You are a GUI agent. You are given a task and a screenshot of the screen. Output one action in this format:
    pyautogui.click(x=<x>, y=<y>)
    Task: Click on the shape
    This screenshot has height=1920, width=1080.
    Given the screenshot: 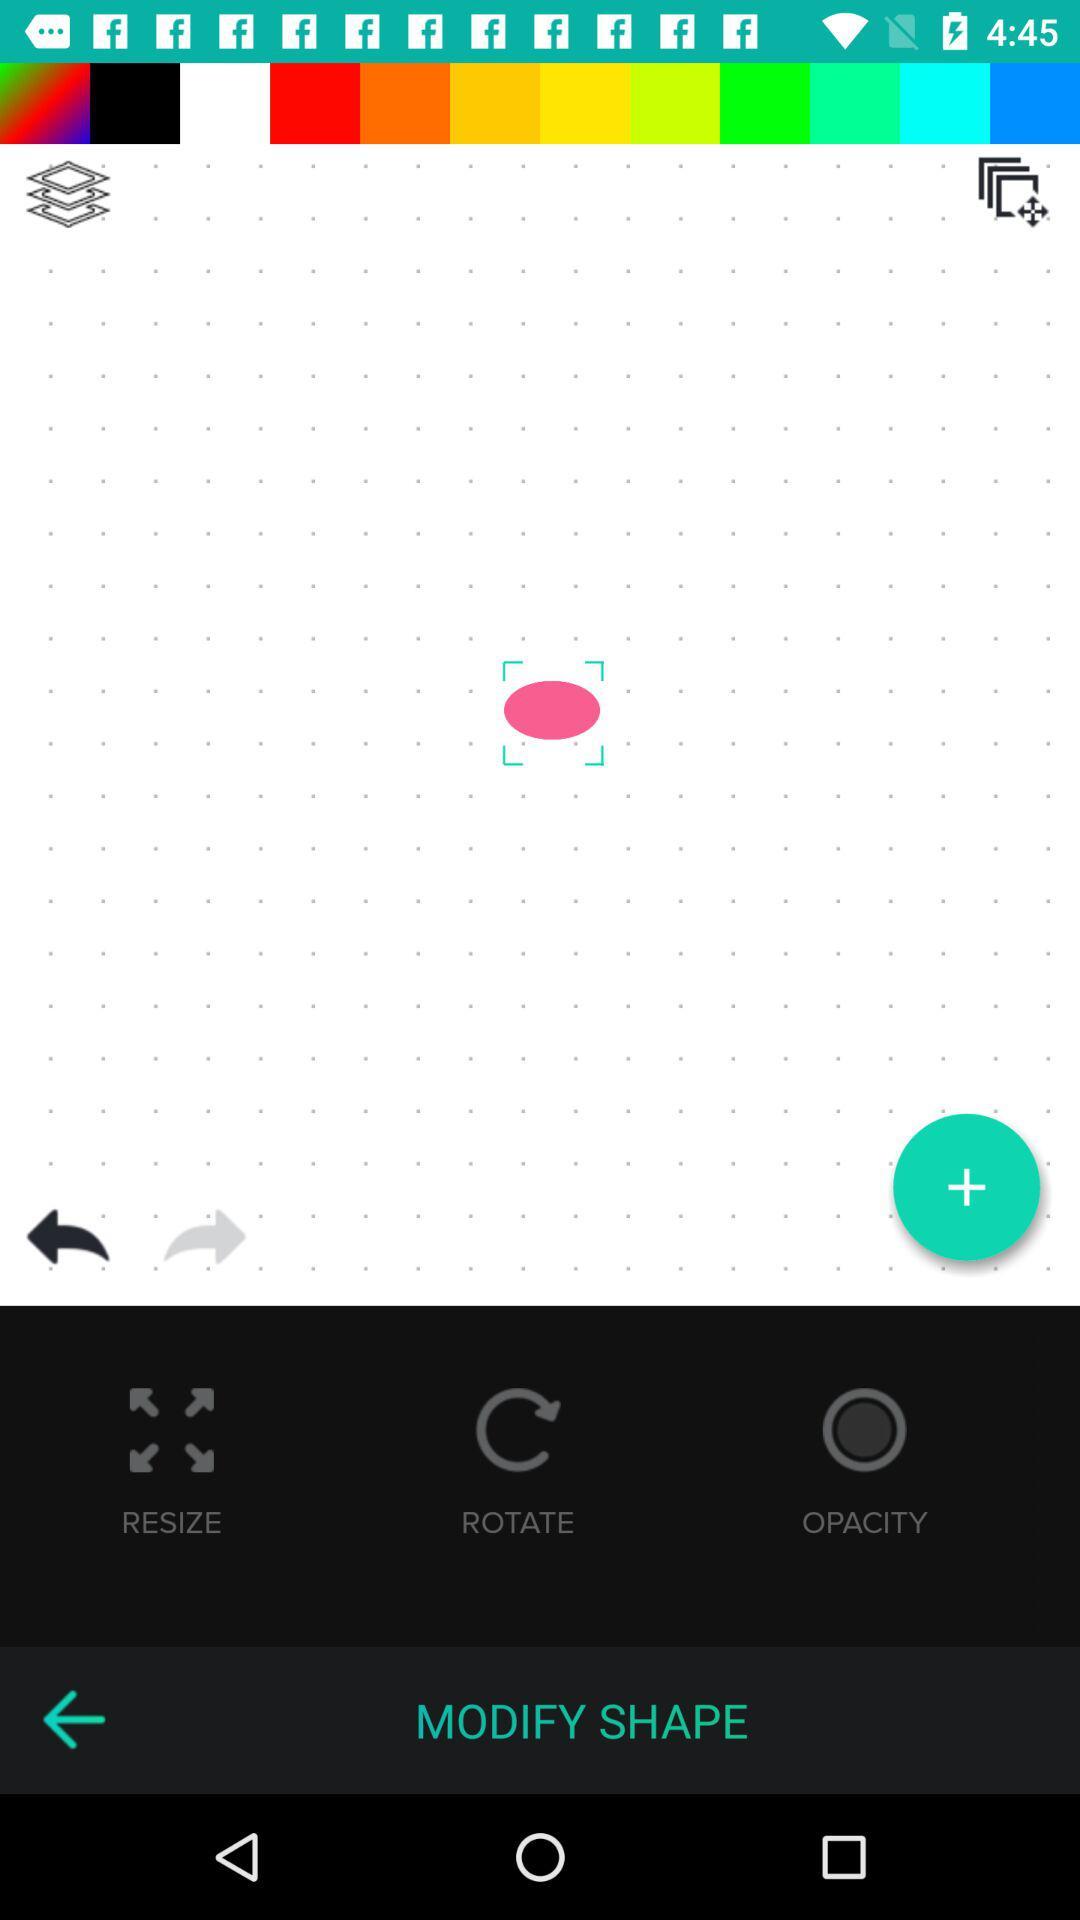 What is the action you would take?
    pyautogui.click(x=965, y=1187)
    